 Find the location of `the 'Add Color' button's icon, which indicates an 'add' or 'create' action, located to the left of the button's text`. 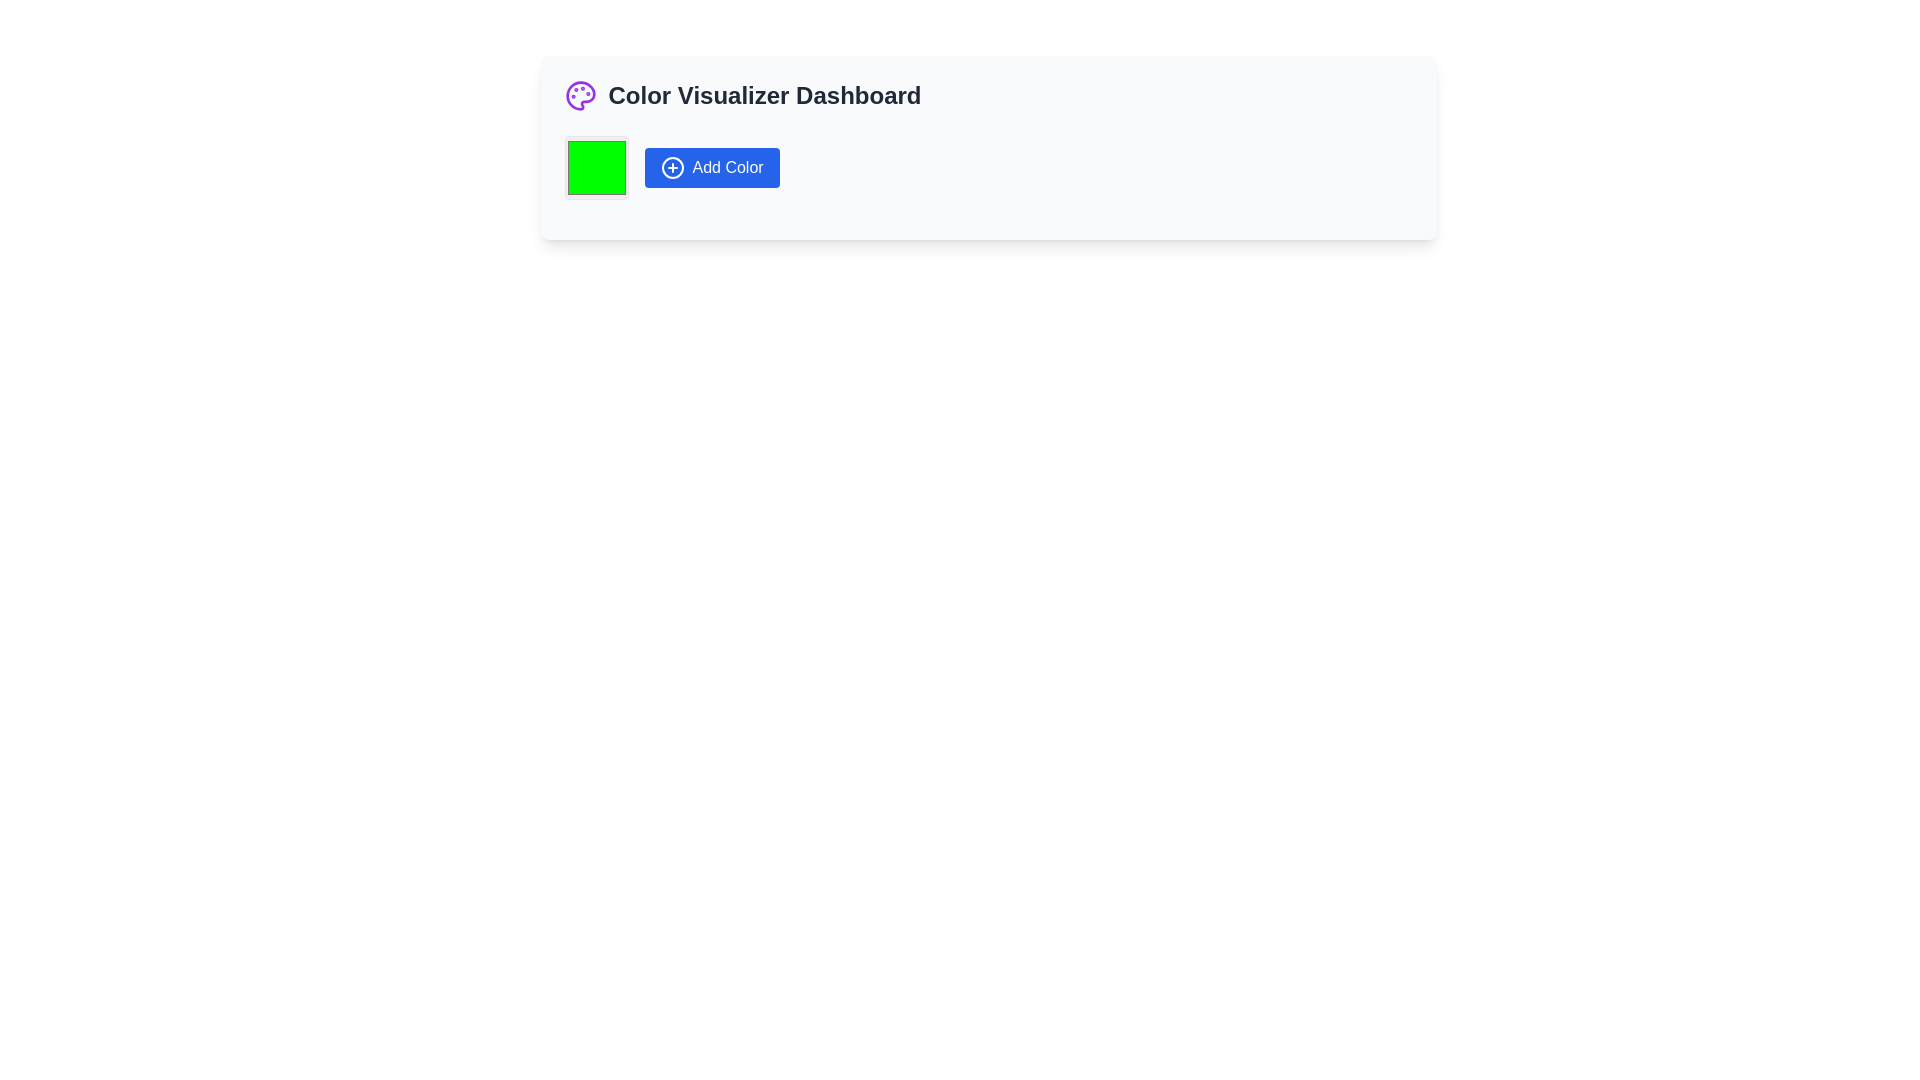

the 'Add Color' button's icon, which indicates an 'add' or 'create' action, located to the left of the button's text is located at coordinates (672, 167).